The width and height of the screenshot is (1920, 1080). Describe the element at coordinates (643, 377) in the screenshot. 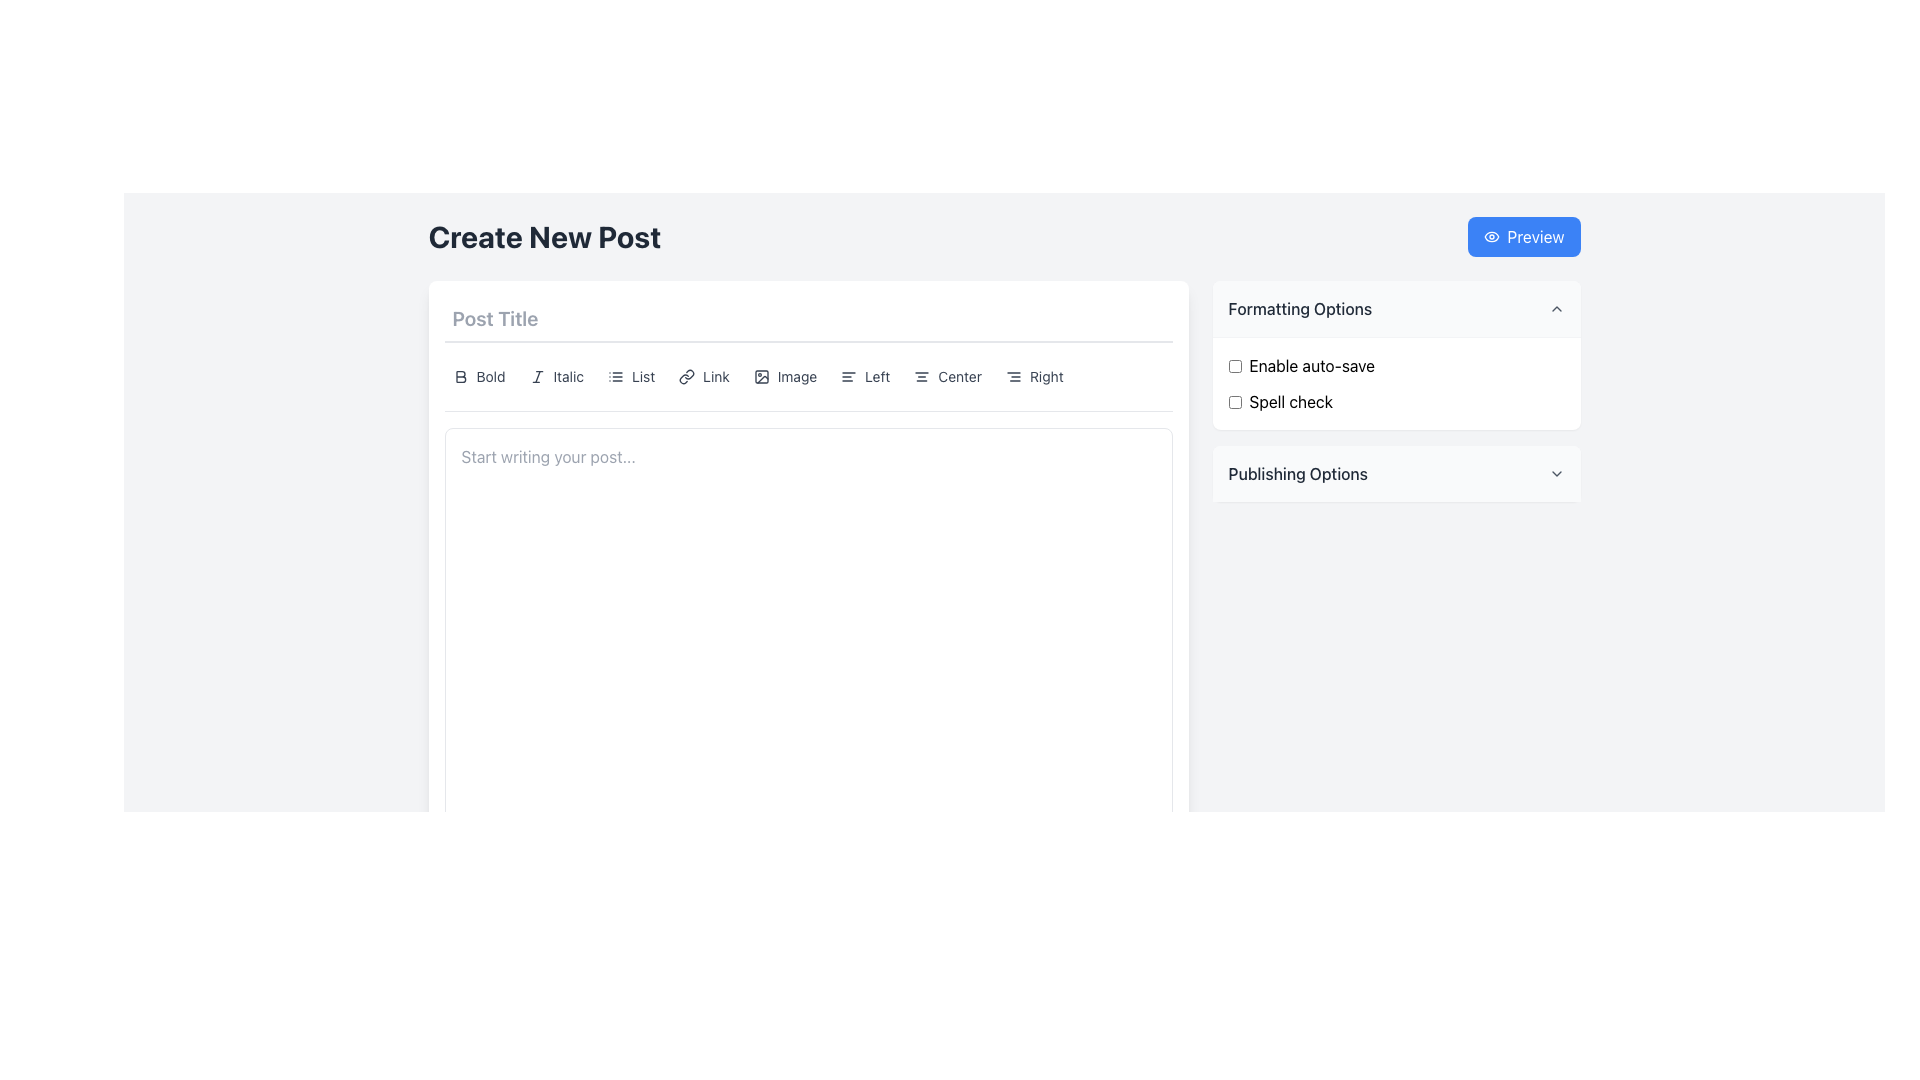

I see `the 'List' label in the top toolbar of the 'Create New Post' interface, which is styled with a smaller font size and gray color` at that location.